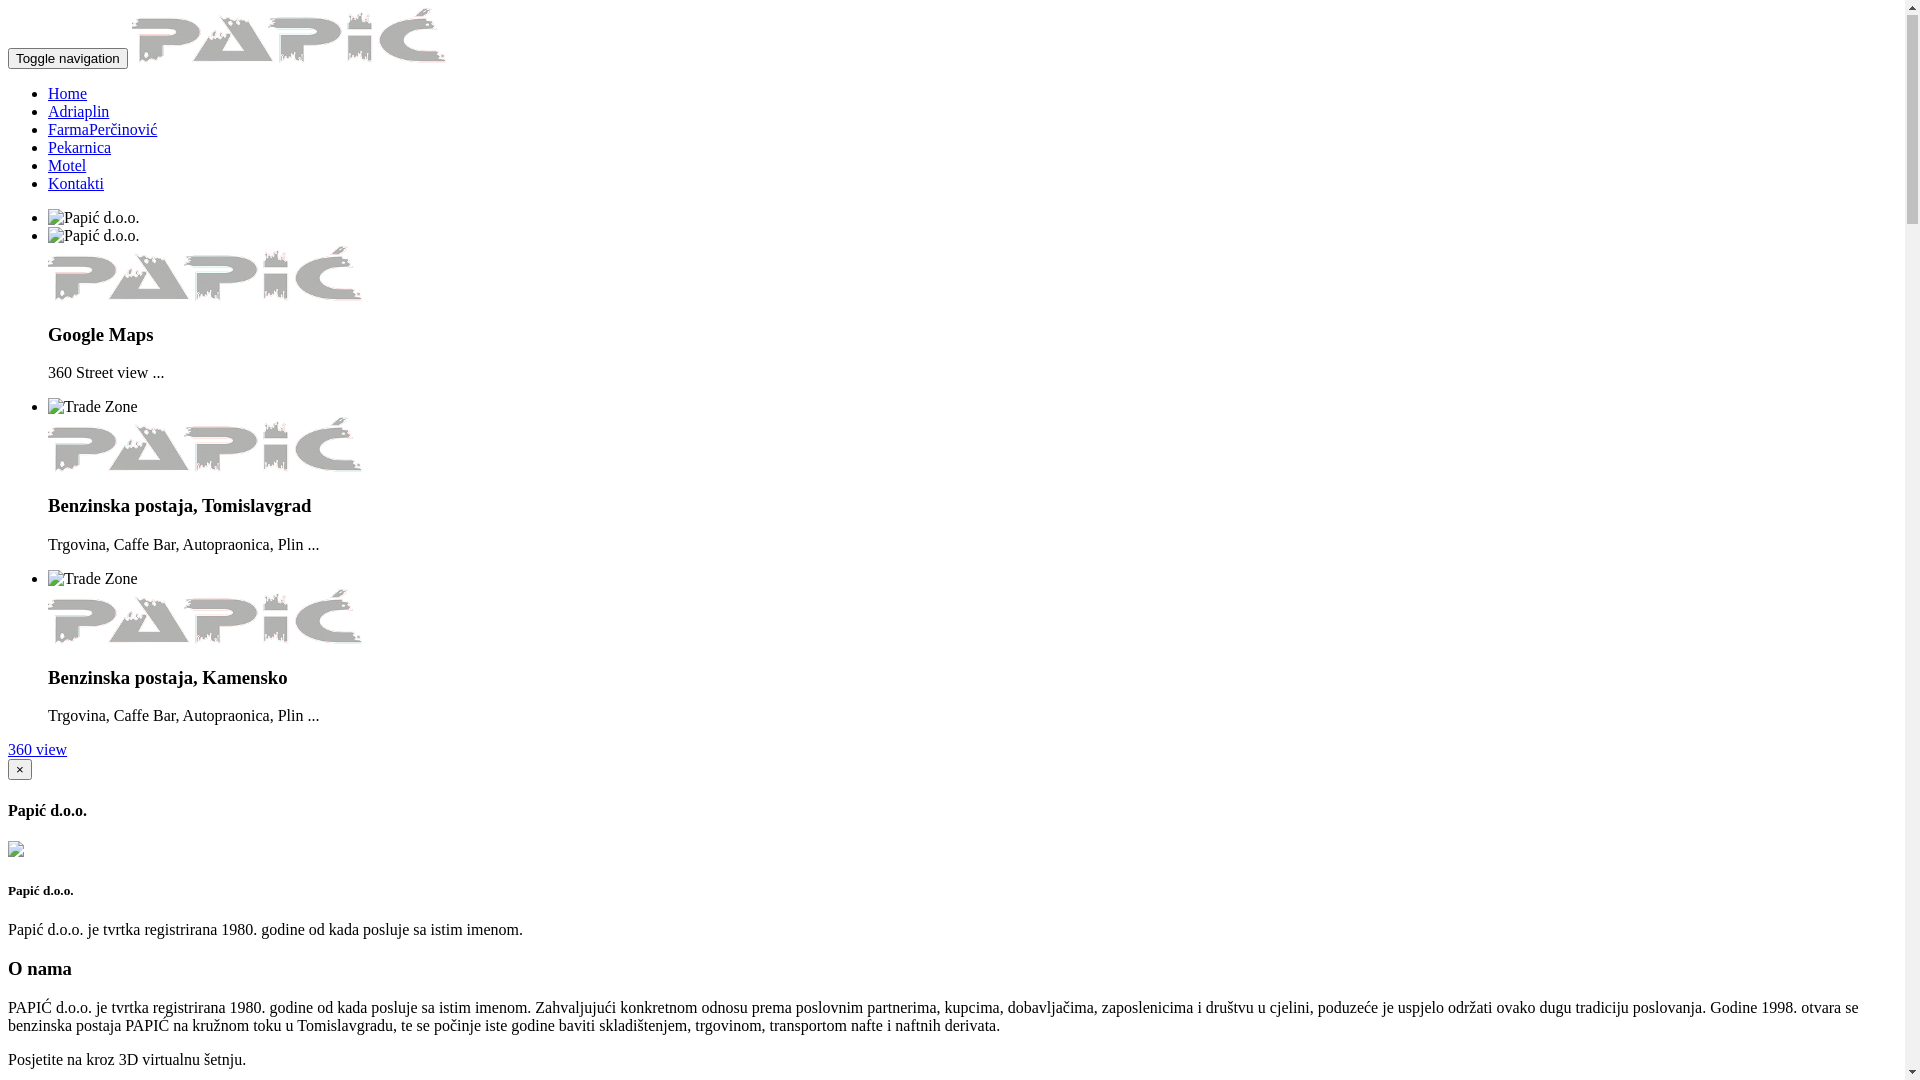  I want to click on 'Adriaplin', so click(78, 112).